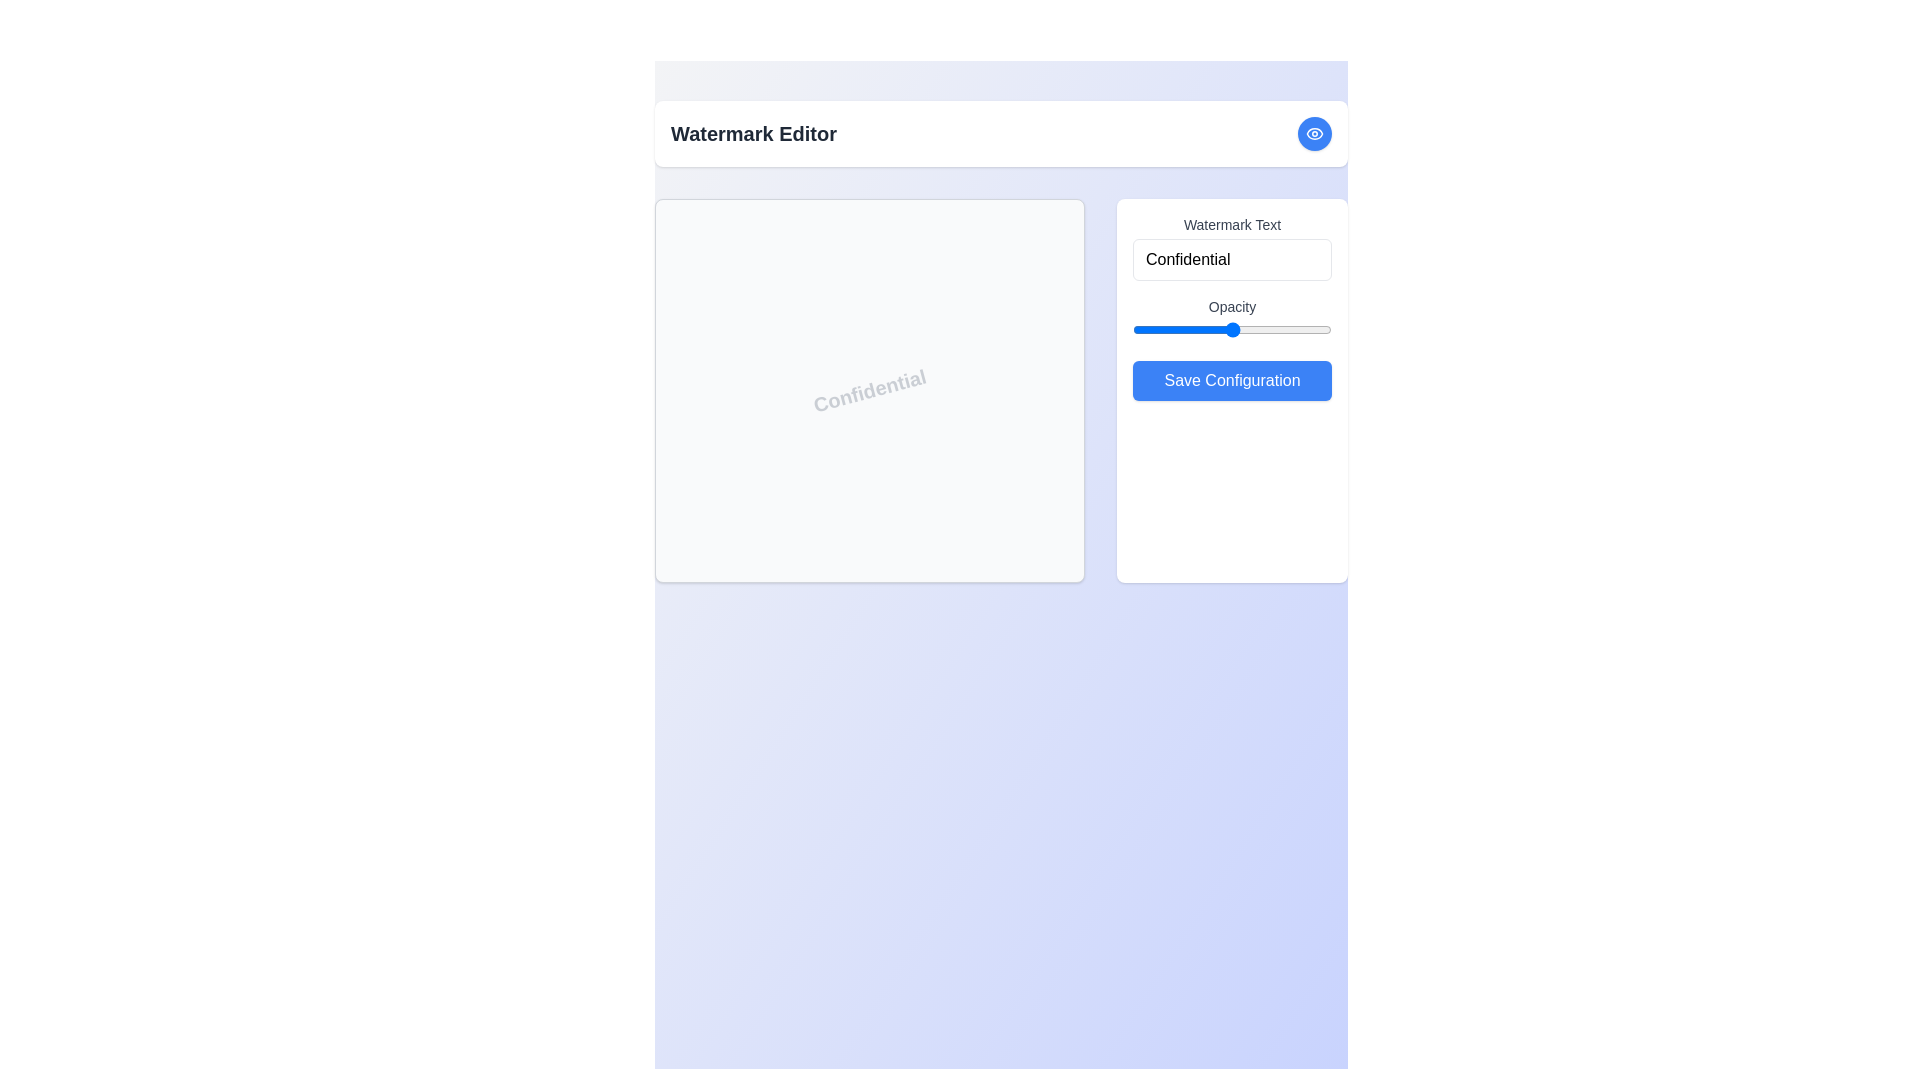  What do you see at coordinates (1001, 390) in the screenshot?
I see `the Display area or viewport used for previewing the watermark configuration, located under 'Watermark Editor'` at bounding box center [1001, 390].